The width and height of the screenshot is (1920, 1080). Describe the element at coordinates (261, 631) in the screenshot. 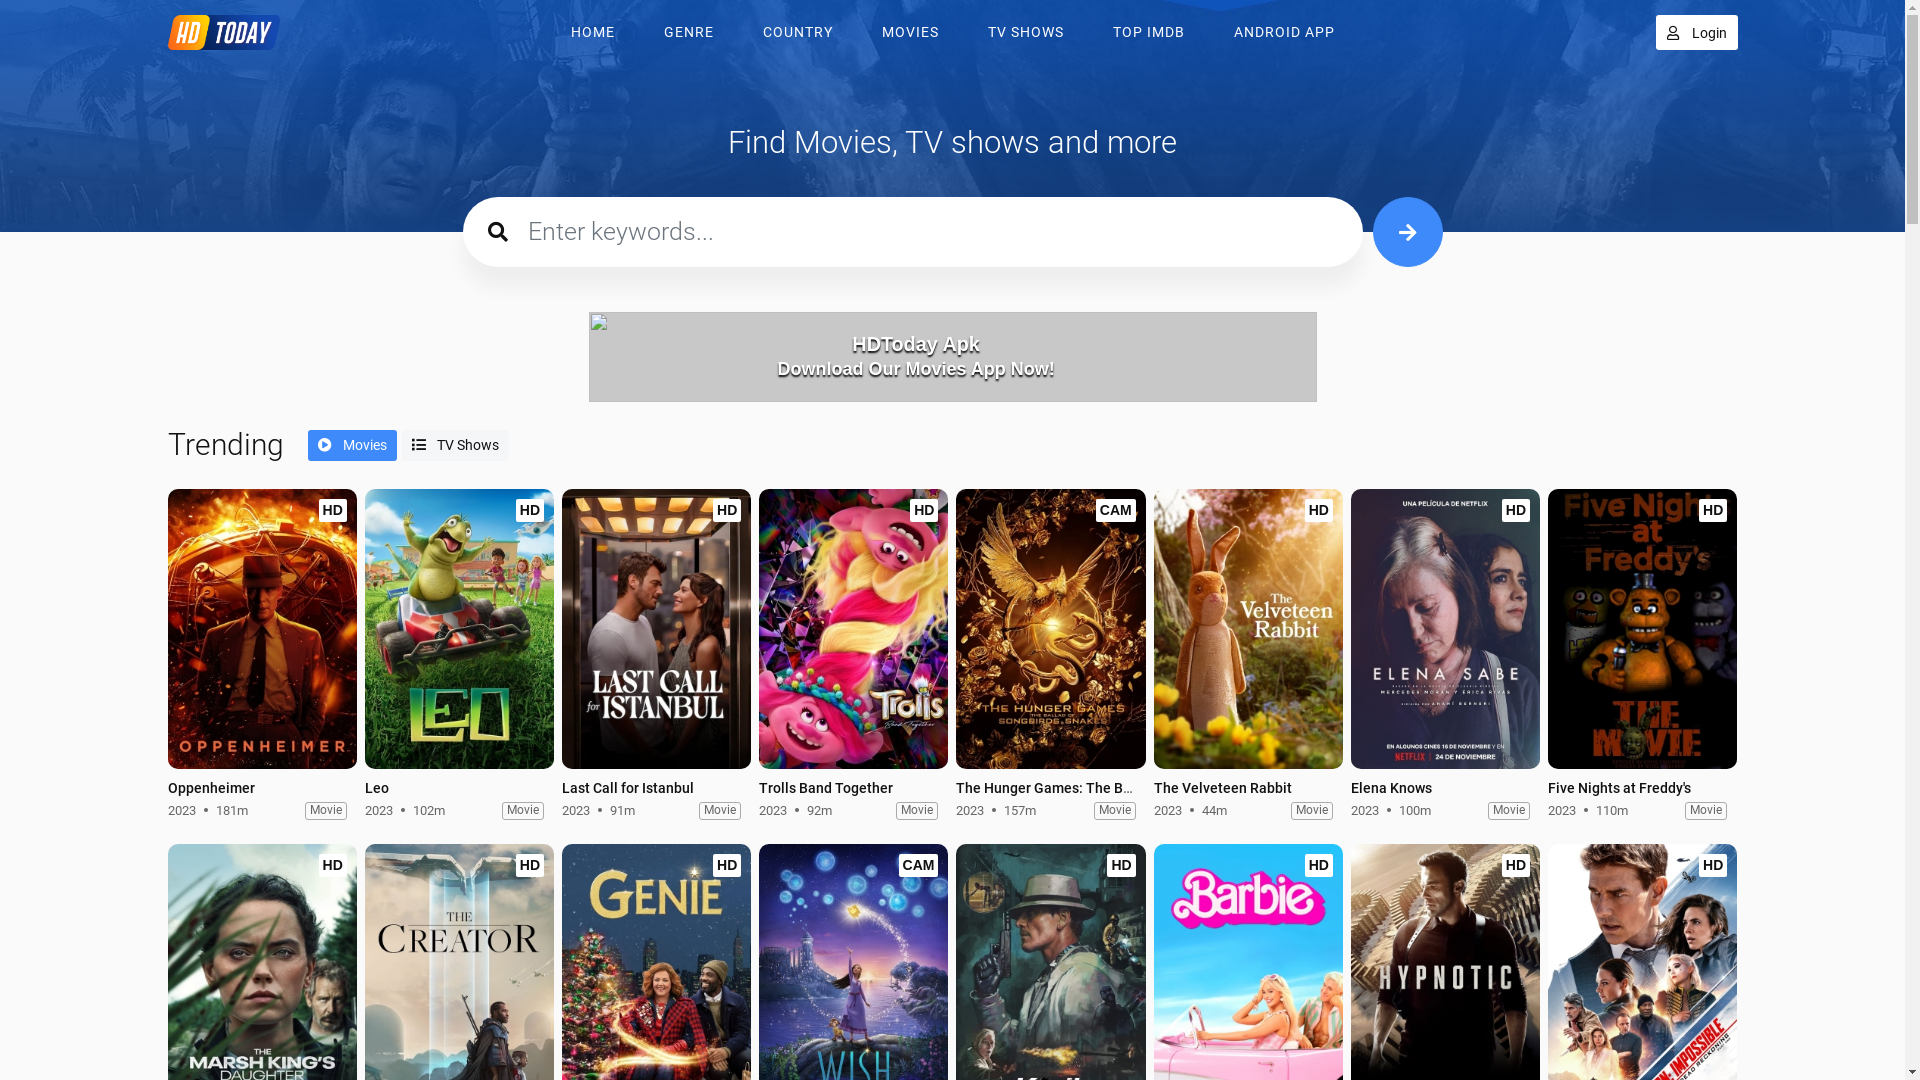

I see `'Oppenheimer'` at that location.